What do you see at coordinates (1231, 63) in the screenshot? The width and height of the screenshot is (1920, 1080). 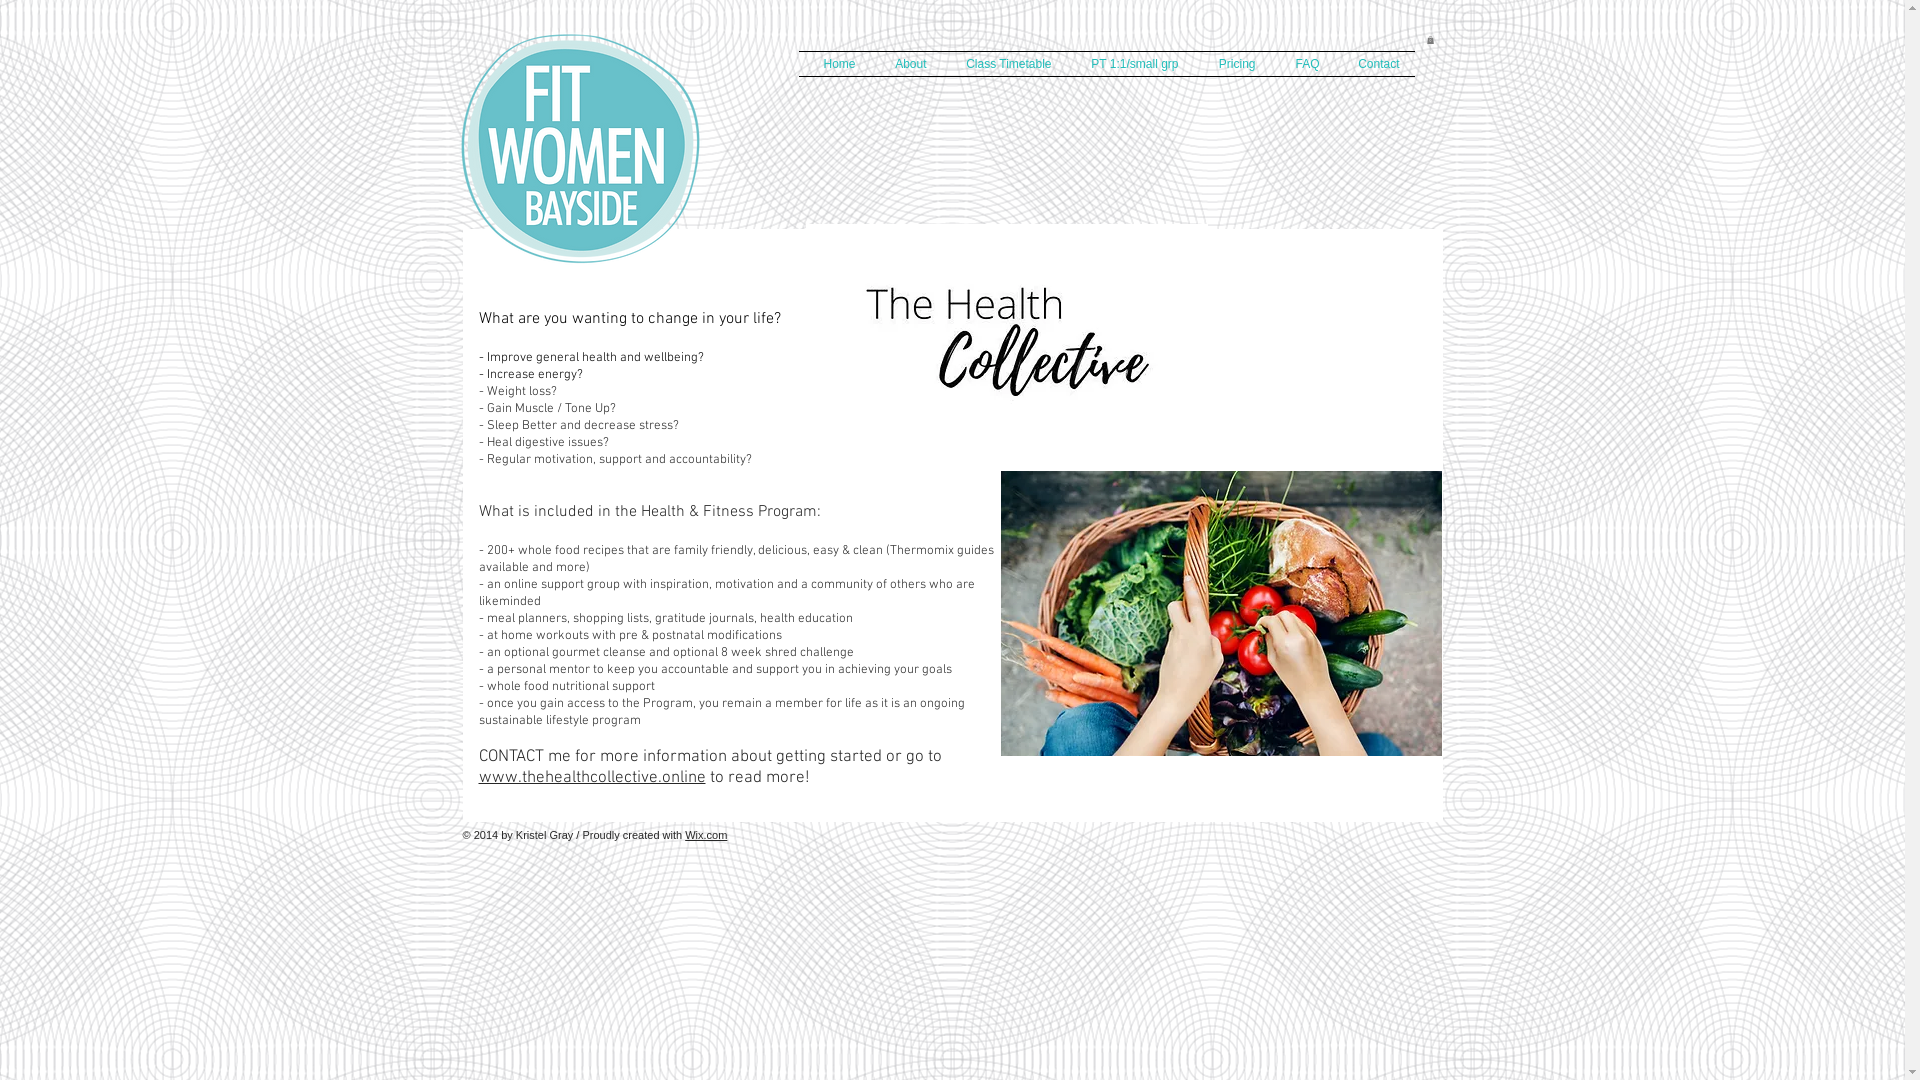 I see `'Pricing'` at bounding box center [1231, 63].